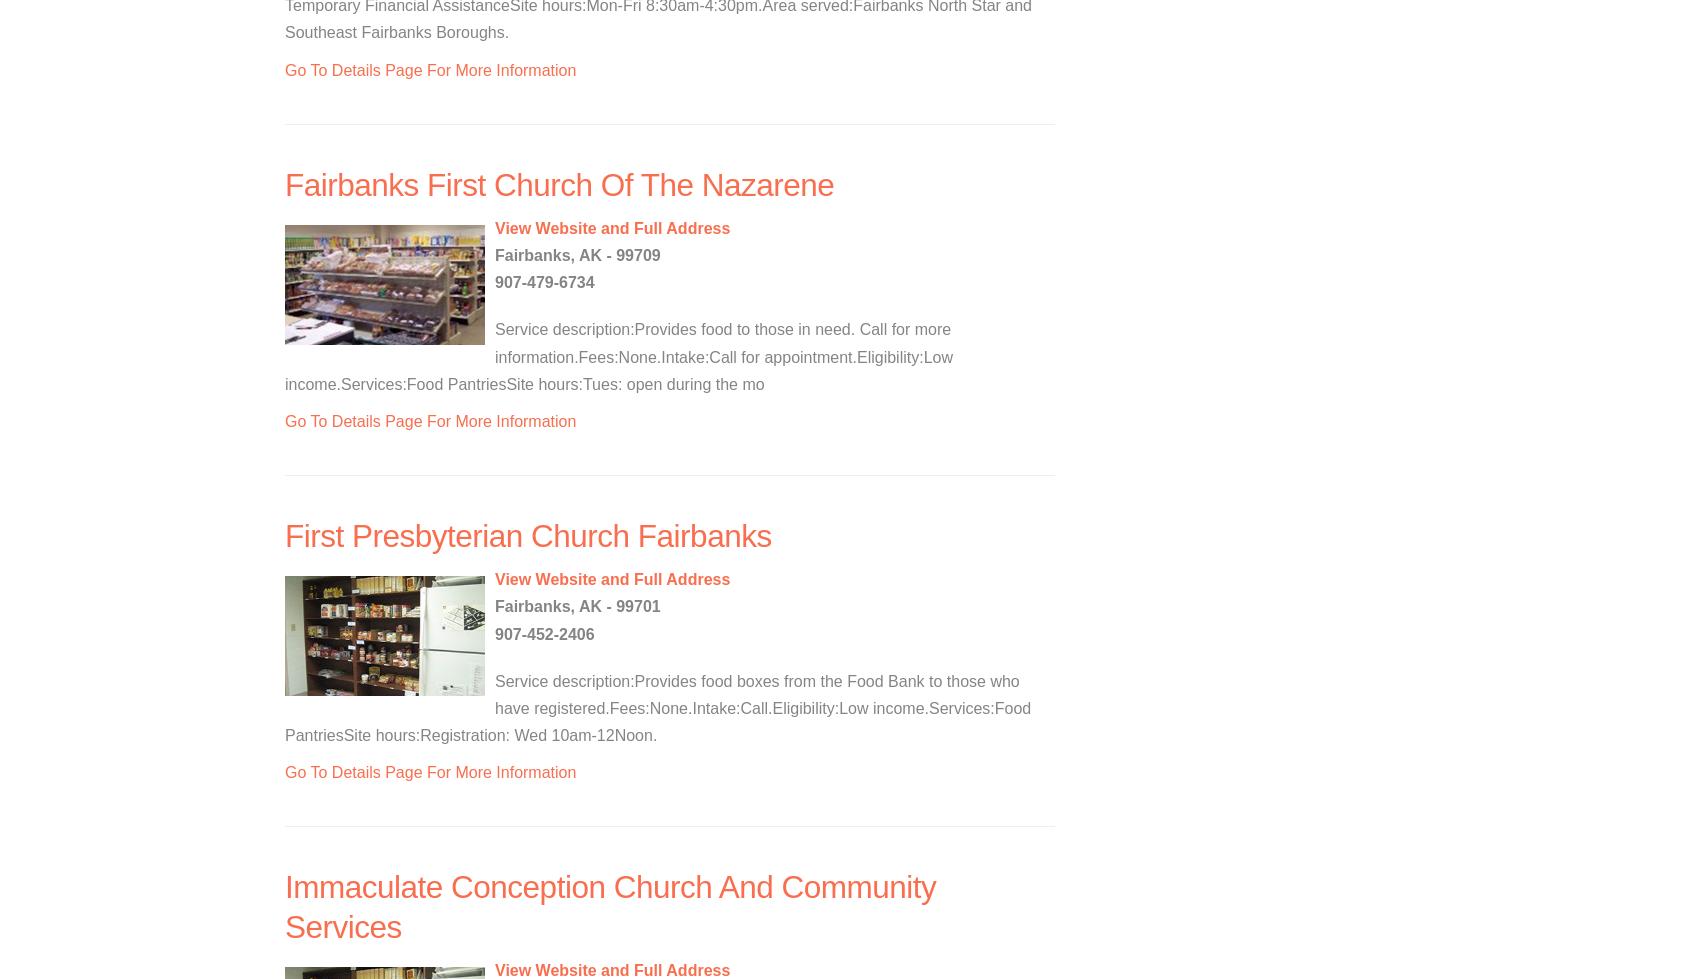 The width and height of the screenshot is (1700, 979). I want to click on 'Fairbanks, AK - 99709', so click(576, 255).